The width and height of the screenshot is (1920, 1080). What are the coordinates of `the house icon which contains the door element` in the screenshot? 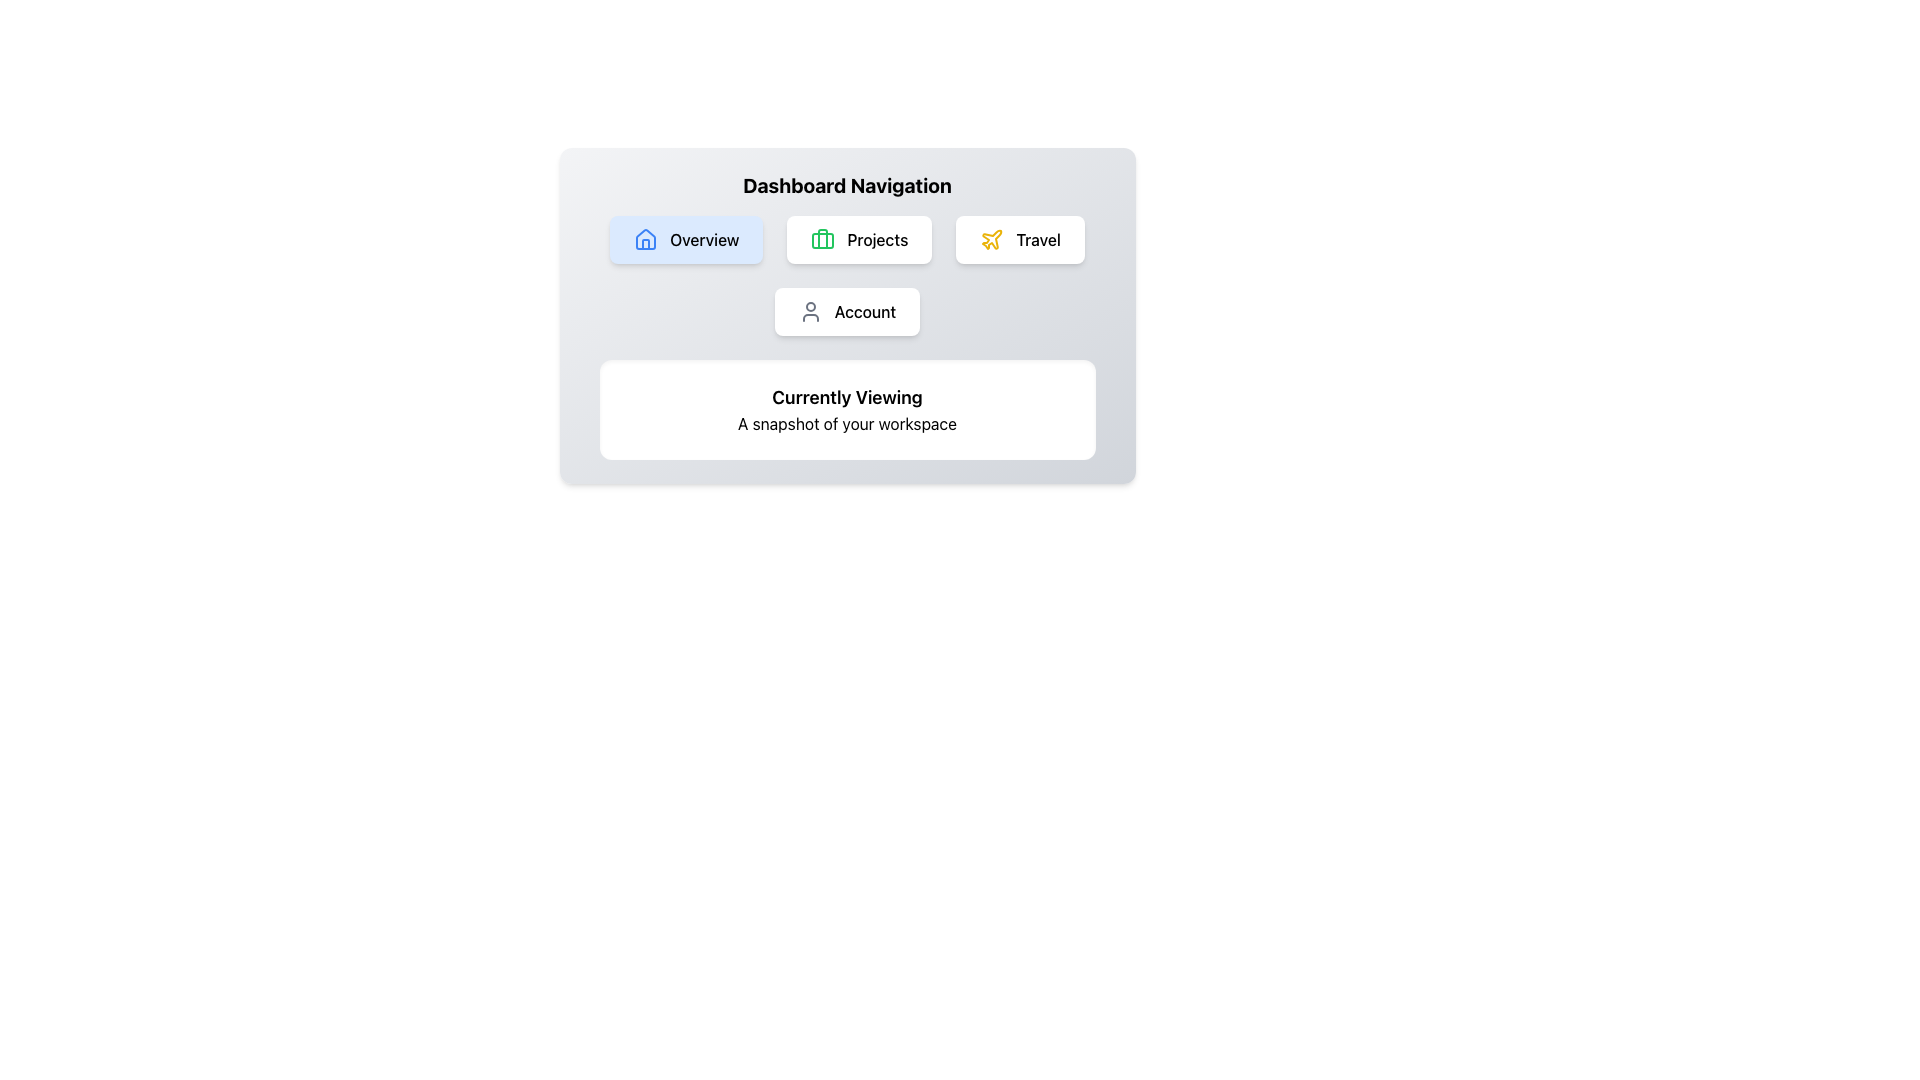 It's located at (646, 243).